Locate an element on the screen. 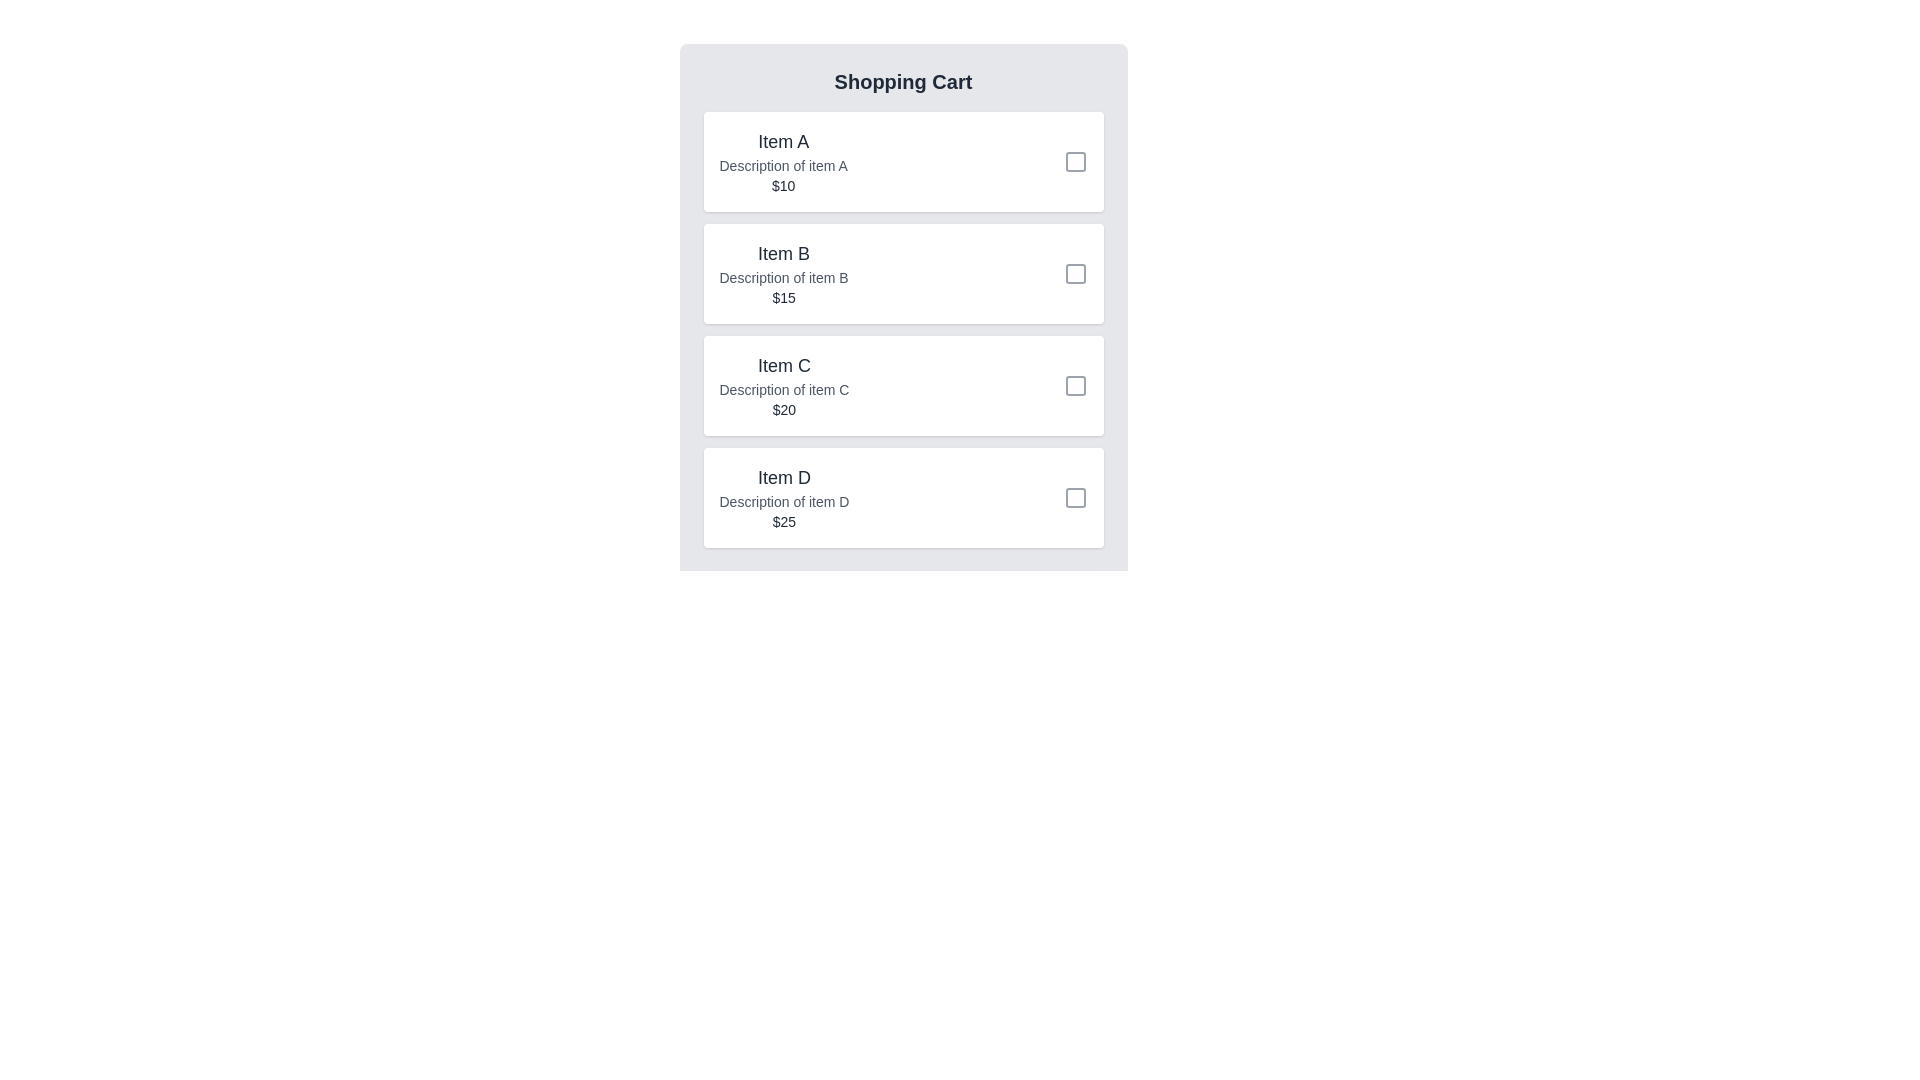 Image resolution: width=1920 pixels, height=1080 pixels. the textual component displaying 'Description of item B' in gray font, which is located beneath the 'Item B' title in the shopping cart interface is located at coordinates (783, 277).